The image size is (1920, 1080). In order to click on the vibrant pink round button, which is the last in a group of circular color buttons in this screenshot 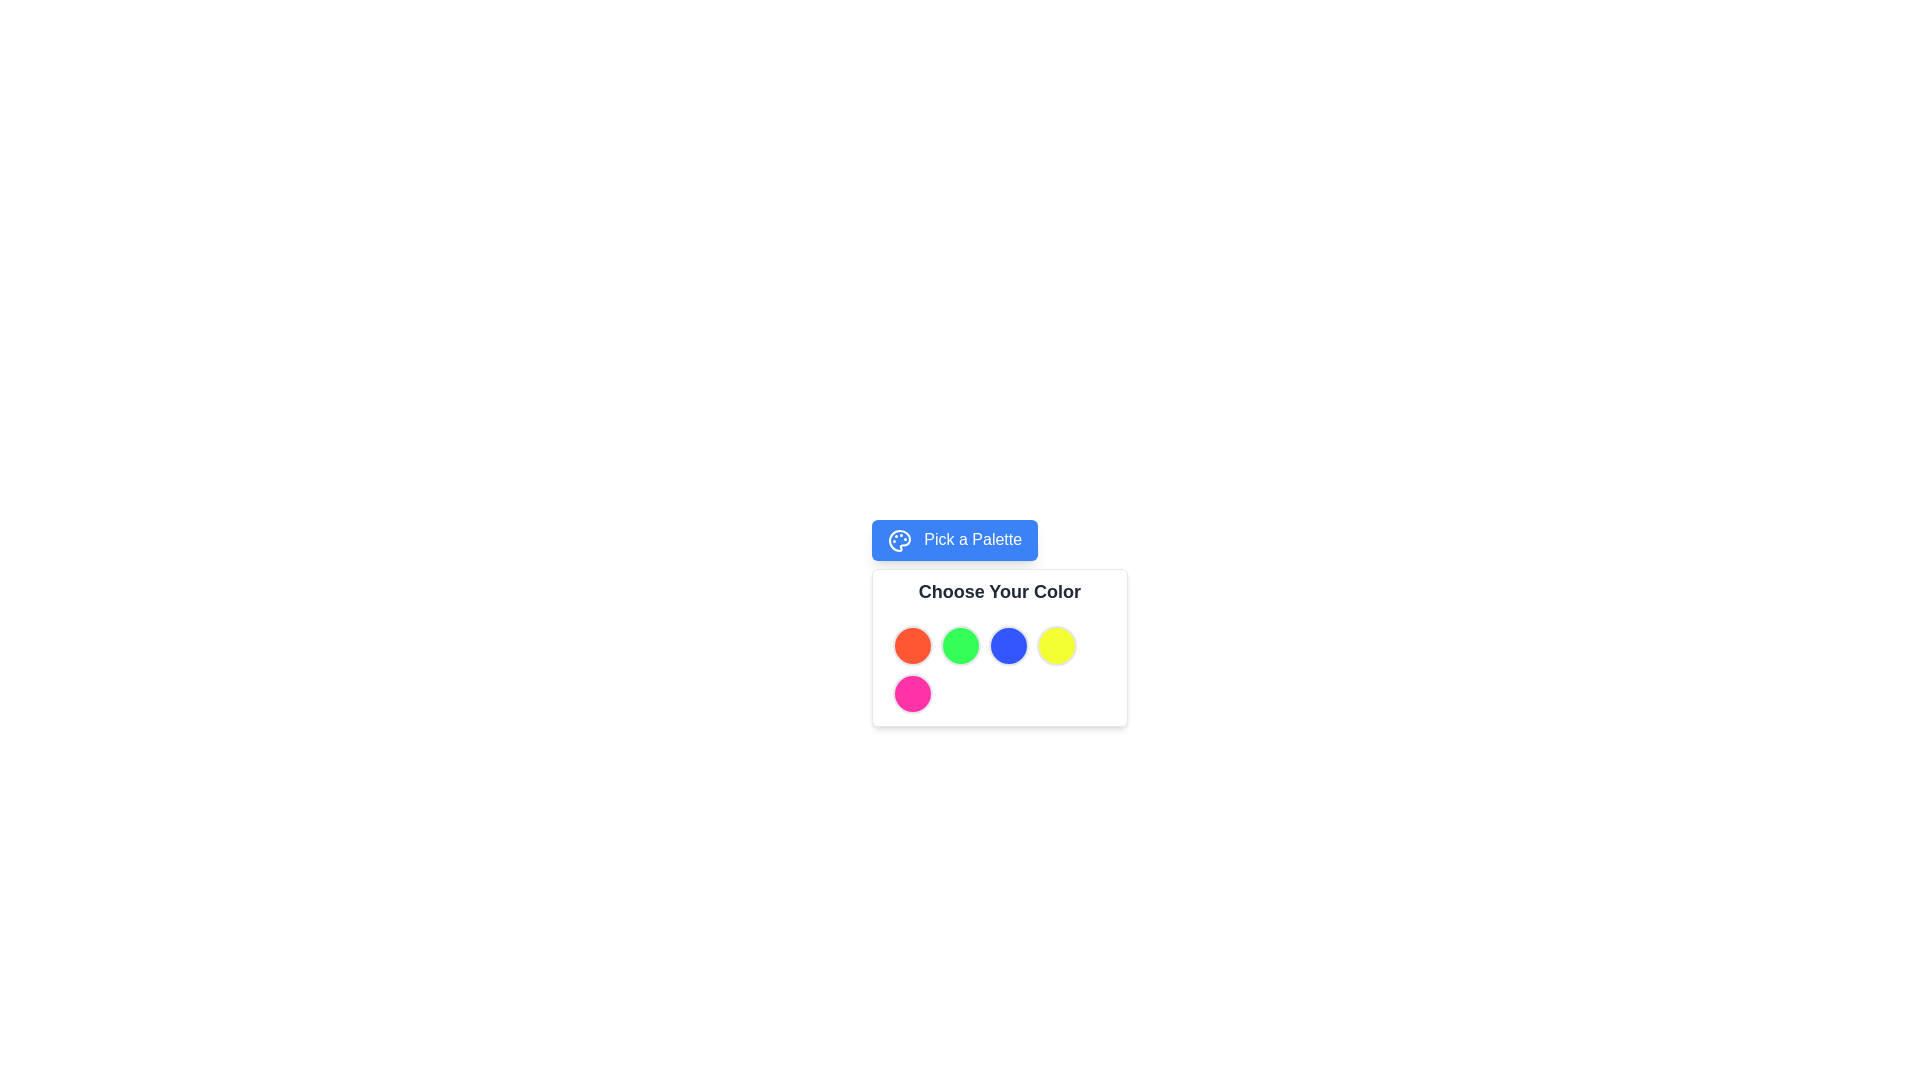, I will do `click(911, 692)`.